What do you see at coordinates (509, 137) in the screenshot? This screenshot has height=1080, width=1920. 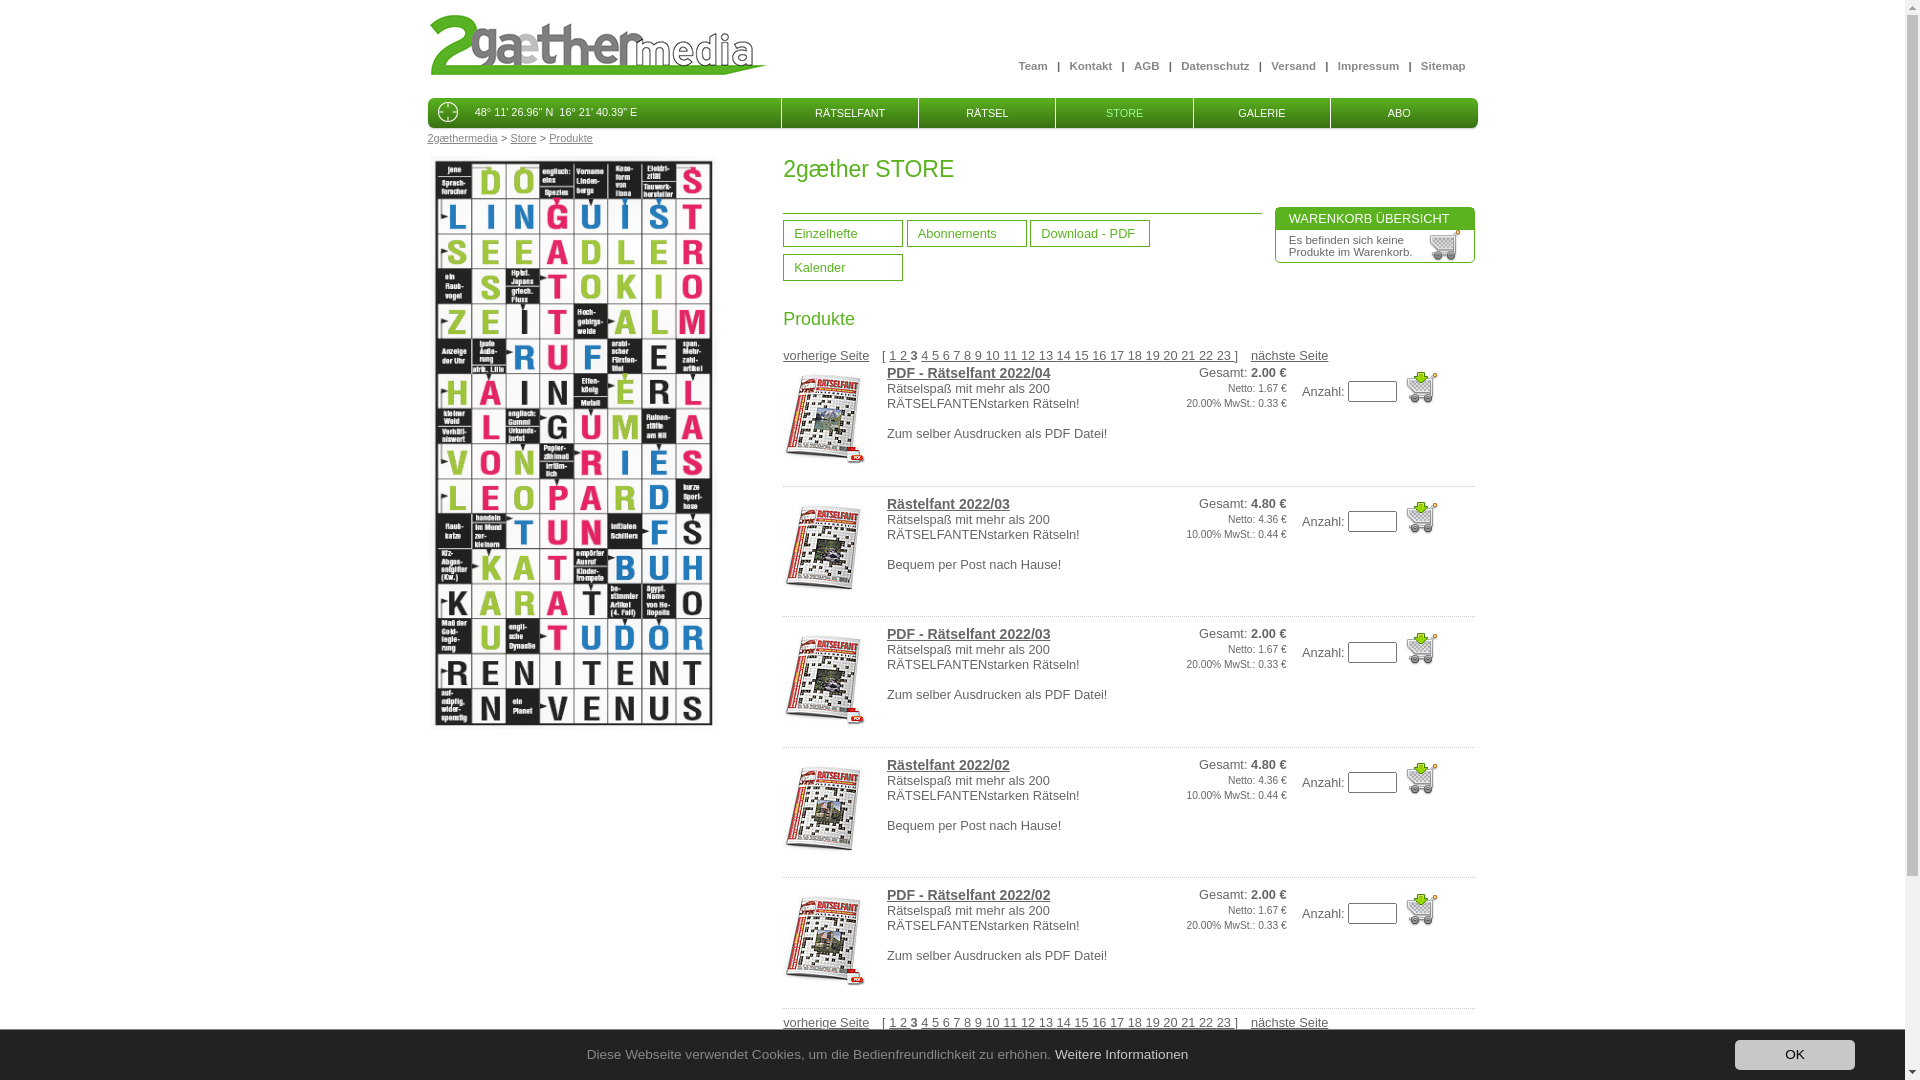 I see `'Store'` at bounding box center [509, 137].